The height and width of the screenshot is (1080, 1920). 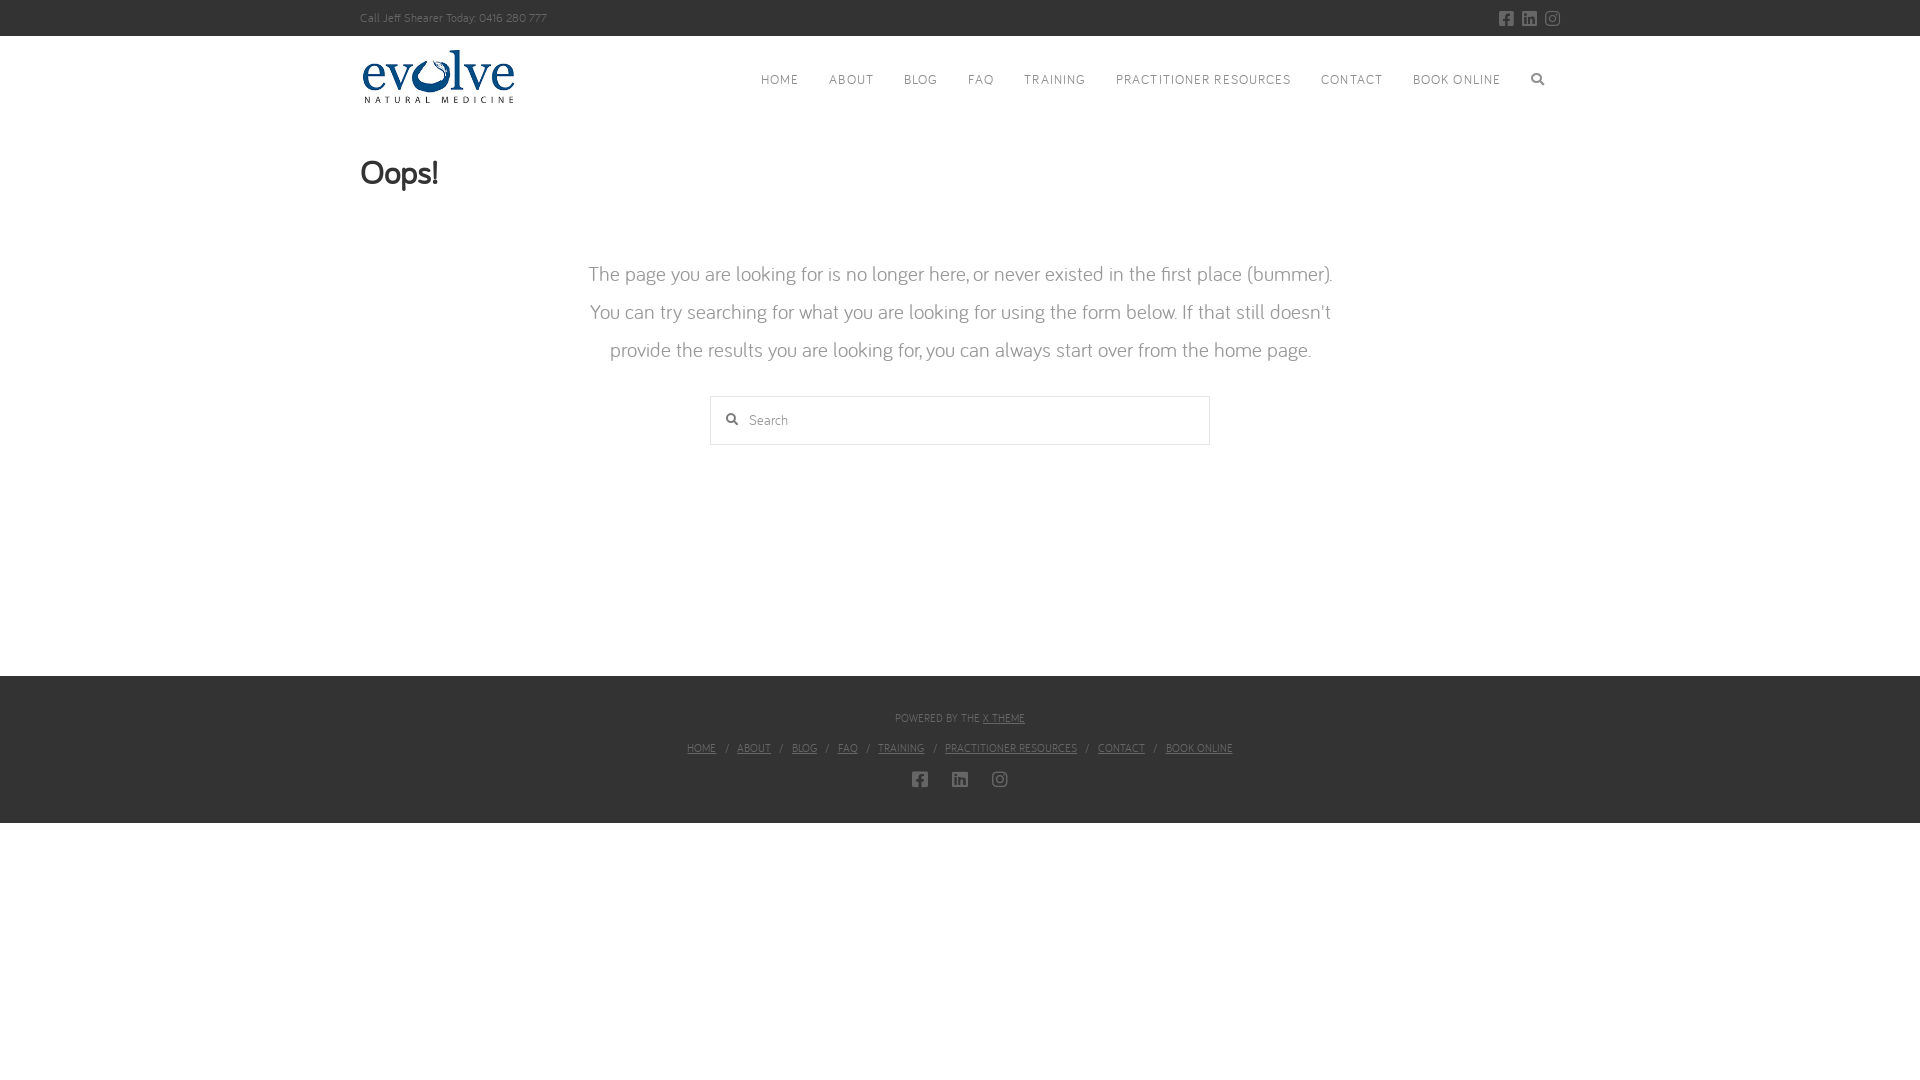 What do you see at coordinates (743, 80) in the screenshot?
I see `'HOME'` at bounding box center [743, 80].